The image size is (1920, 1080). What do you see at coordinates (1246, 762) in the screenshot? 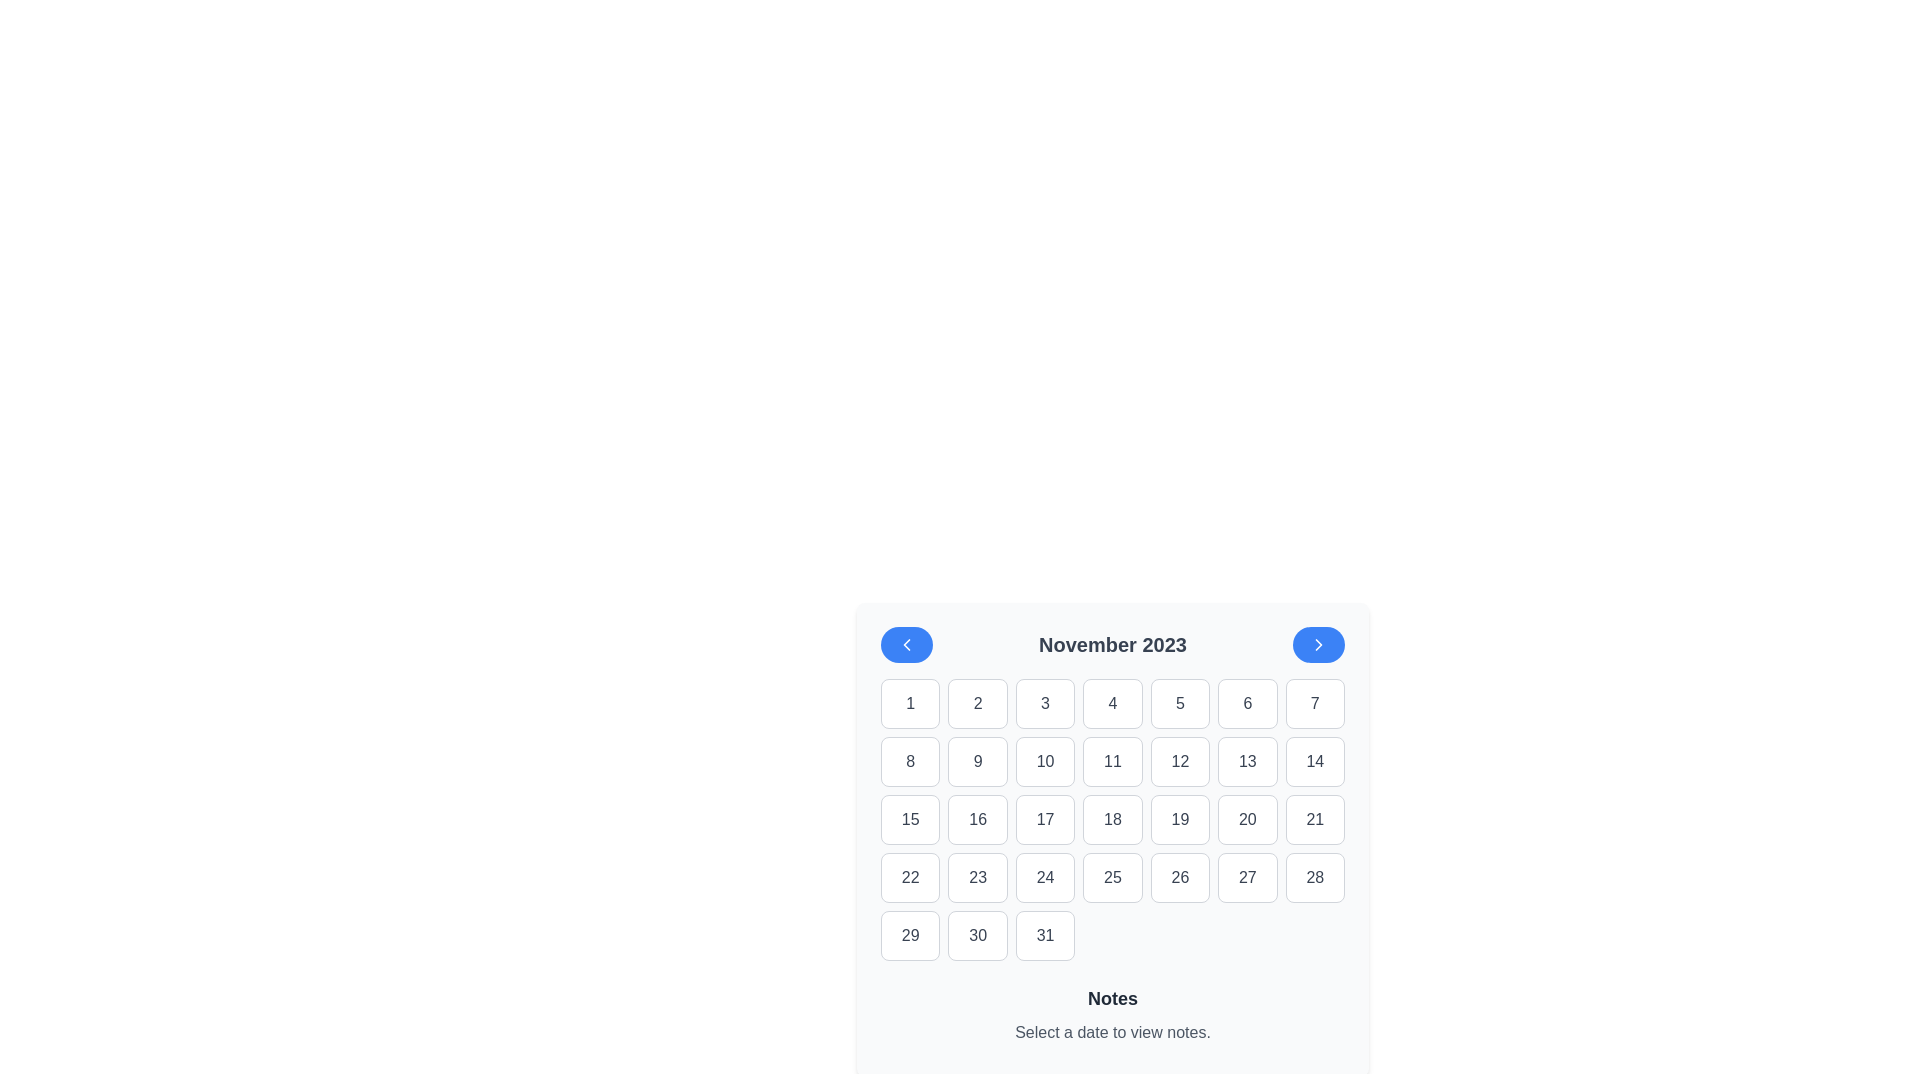
I see `the calendar button displaying the number '13', located in the second row and seventh column of the calendar interface` at bounding box center [1246, 762].